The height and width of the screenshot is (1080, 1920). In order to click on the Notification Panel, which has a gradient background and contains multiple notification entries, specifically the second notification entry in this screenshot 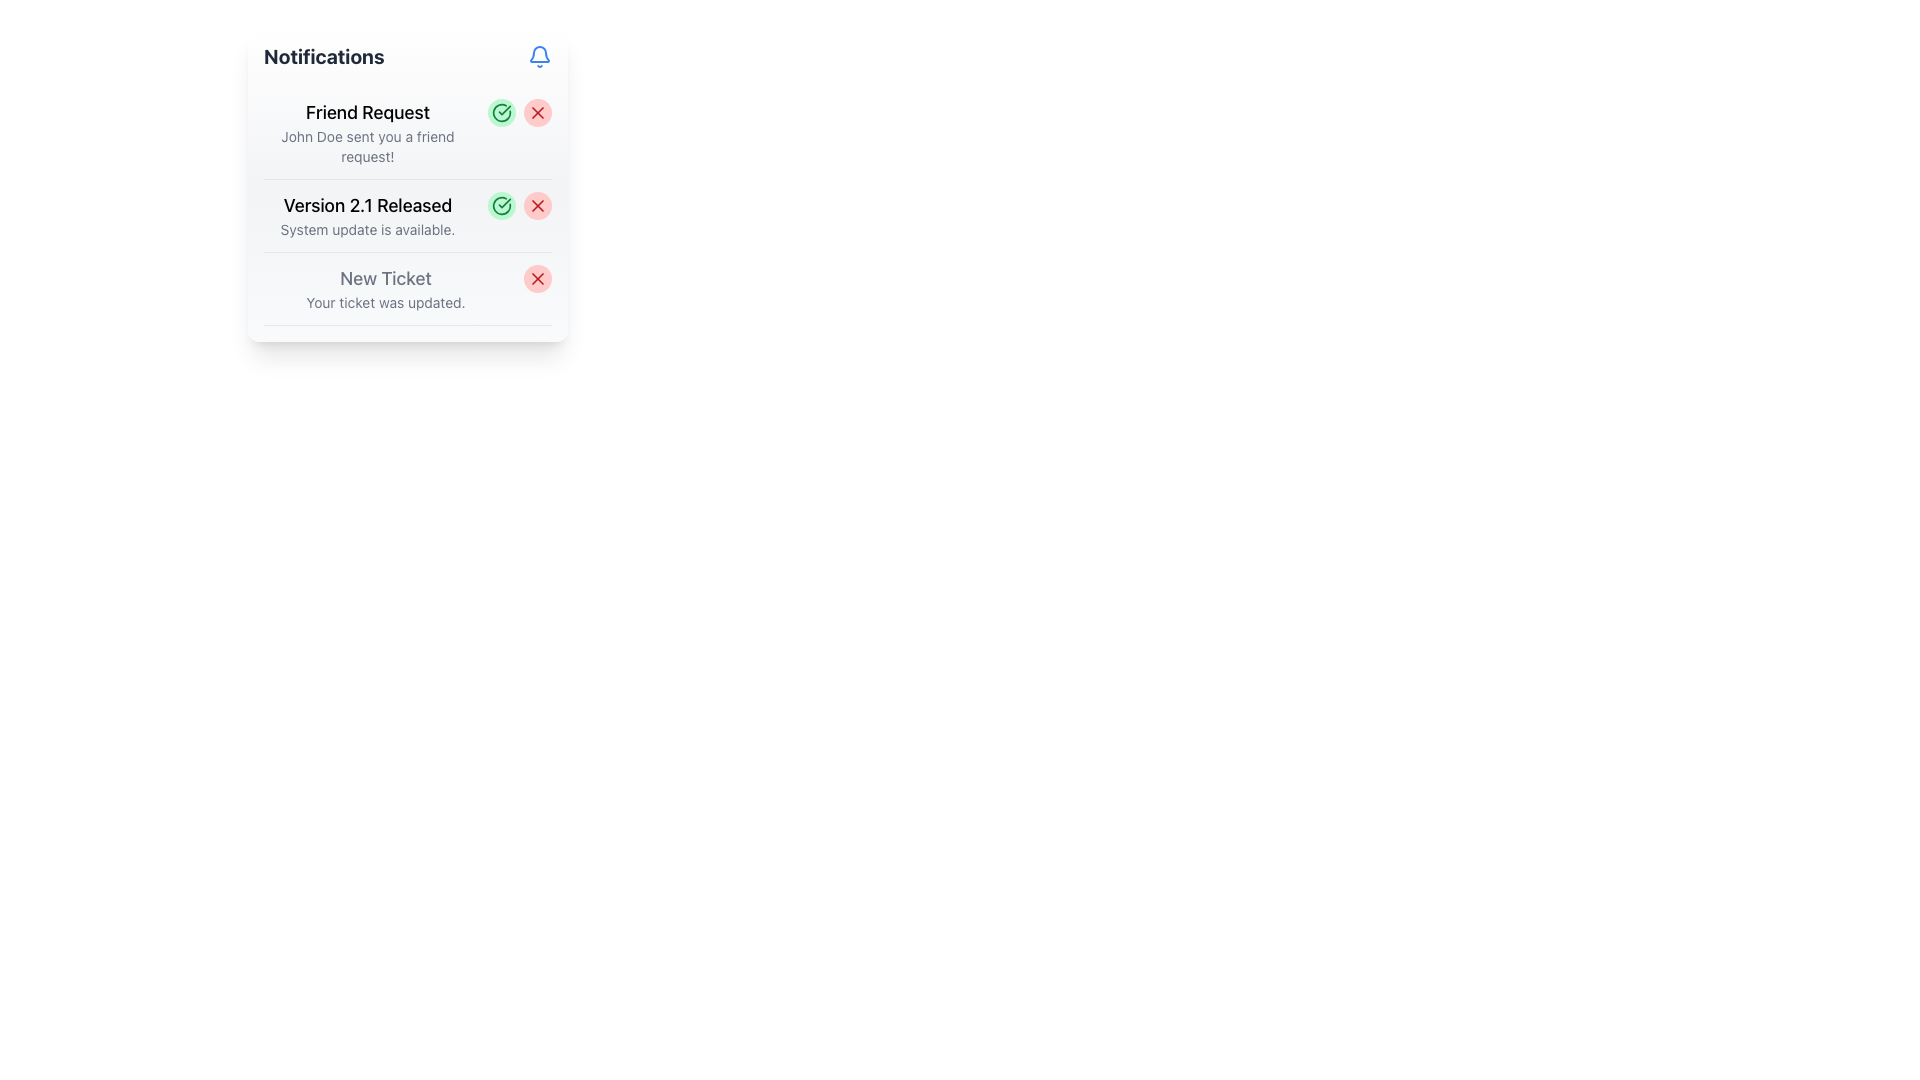, I will do `click(407, 184)`.